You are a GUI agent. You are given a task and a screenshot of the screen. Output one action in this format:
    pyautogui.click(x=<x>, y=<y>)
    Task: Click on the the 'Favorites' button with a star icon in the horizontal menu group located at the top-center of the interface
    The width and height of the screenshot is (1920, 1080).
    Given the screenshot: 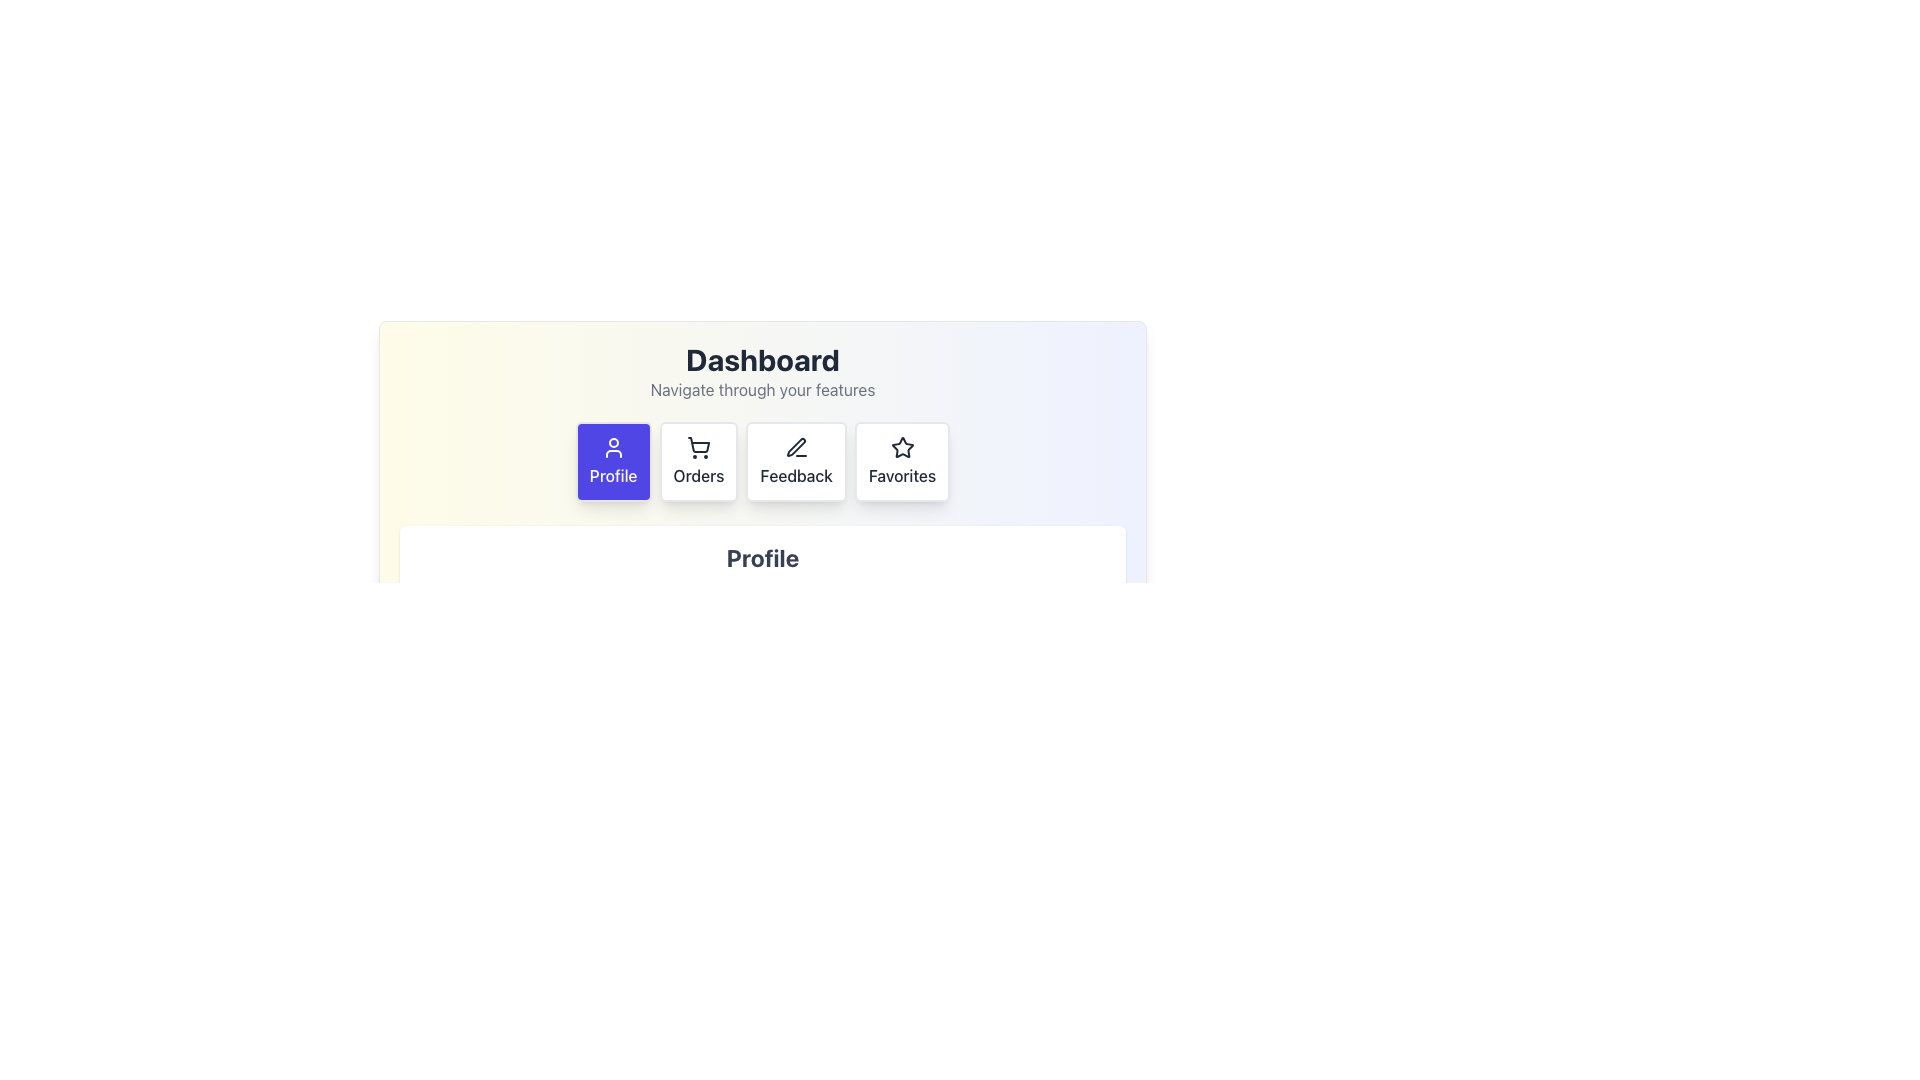 What is the action you would take?
    pyautogui.click(x=901, y=462)
    